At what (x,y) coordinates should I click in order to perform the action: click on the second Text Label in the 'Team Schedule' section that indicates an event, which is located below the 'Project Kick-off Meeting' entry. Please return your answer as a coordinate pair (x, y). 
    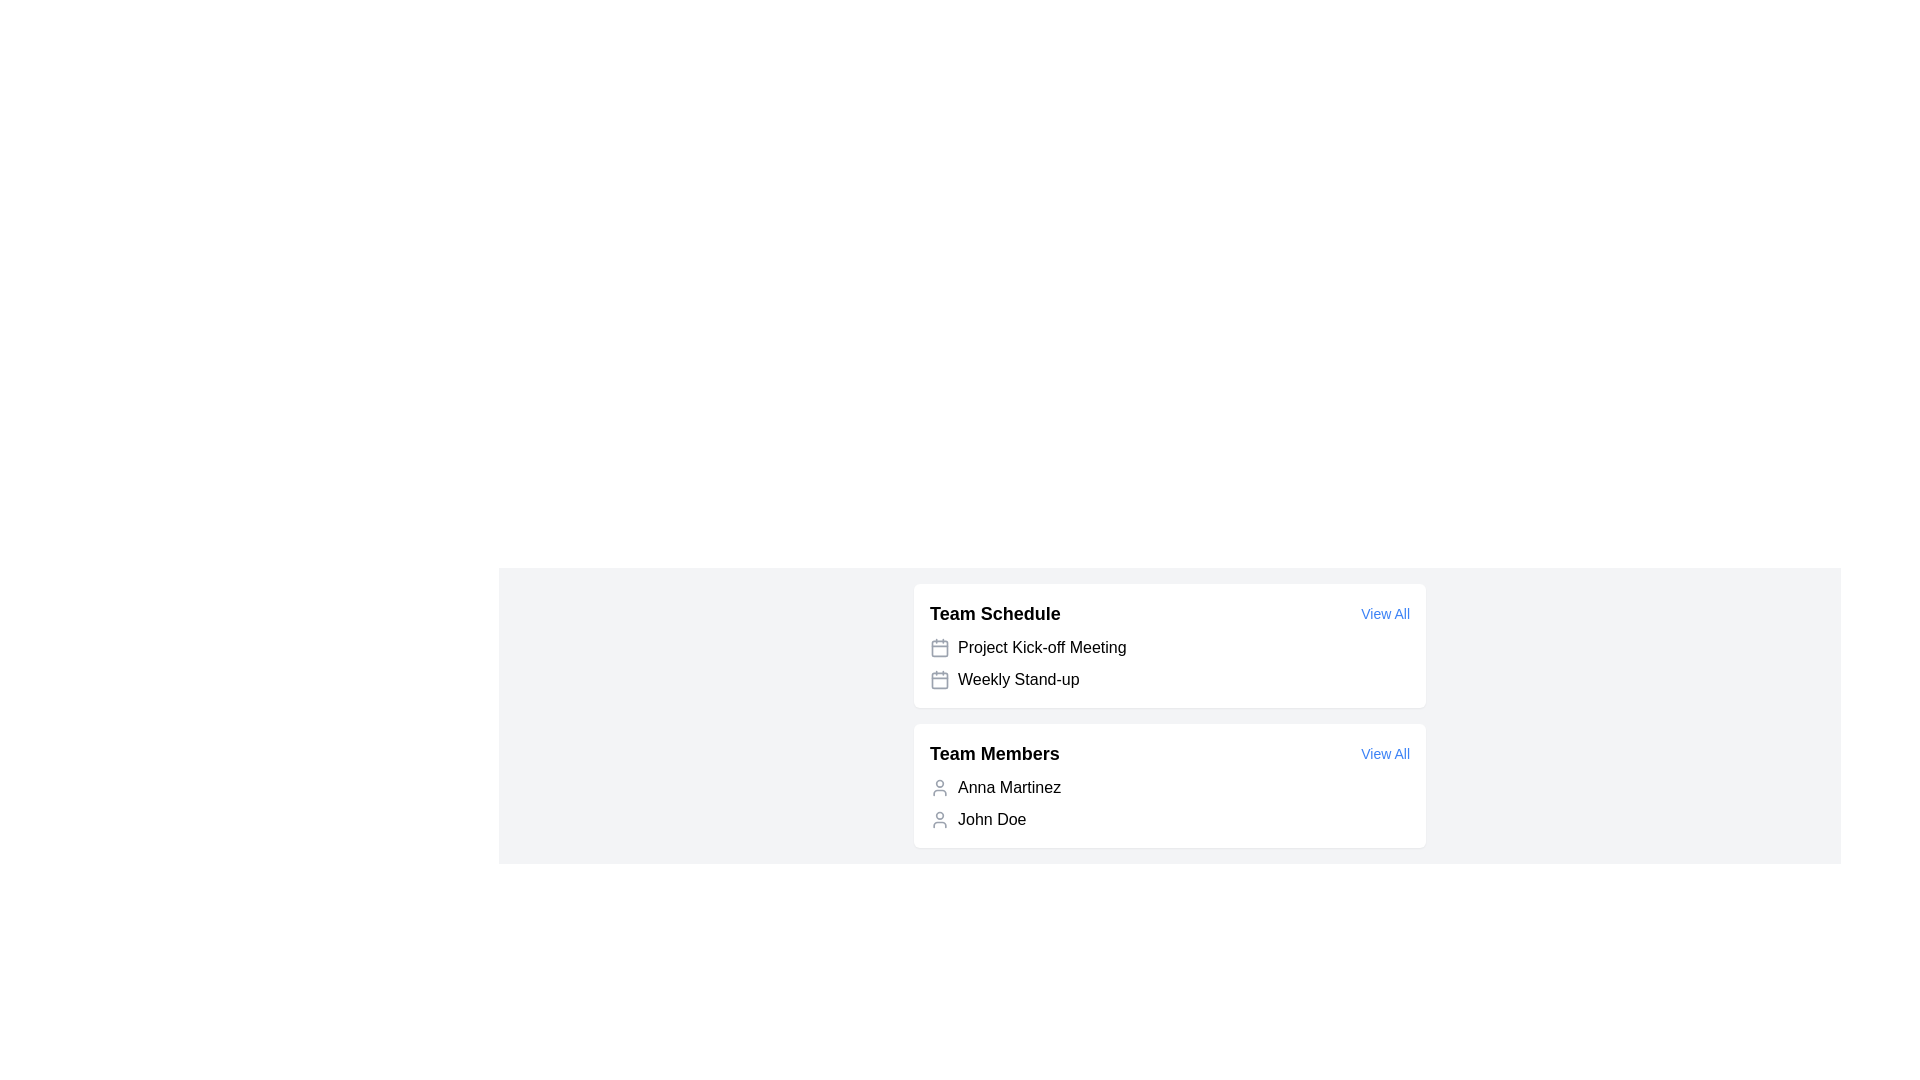
    Looking at the image, I should click on (1018, 678).